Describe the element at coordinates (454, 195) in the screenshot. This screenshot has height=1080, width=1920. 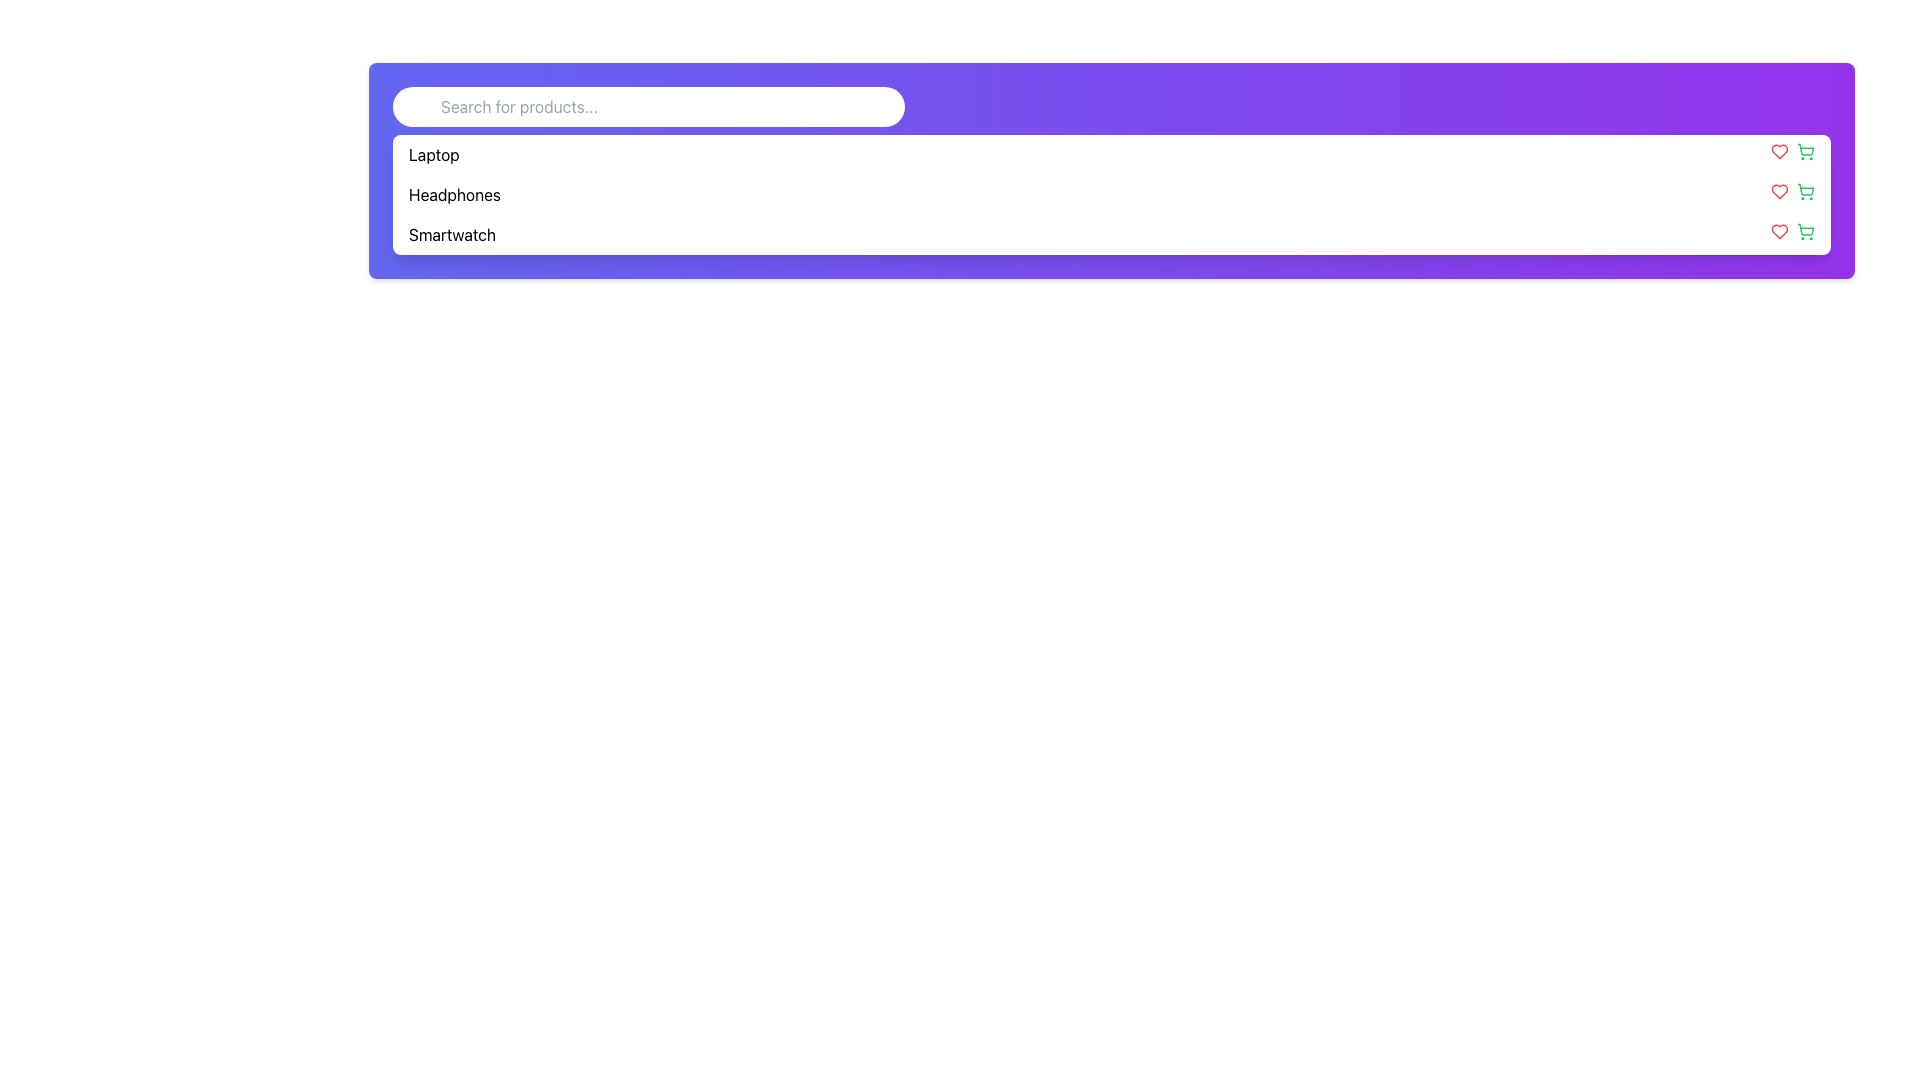
I see `the second item labeled 'Headphones' in the vertical menu` at that location.